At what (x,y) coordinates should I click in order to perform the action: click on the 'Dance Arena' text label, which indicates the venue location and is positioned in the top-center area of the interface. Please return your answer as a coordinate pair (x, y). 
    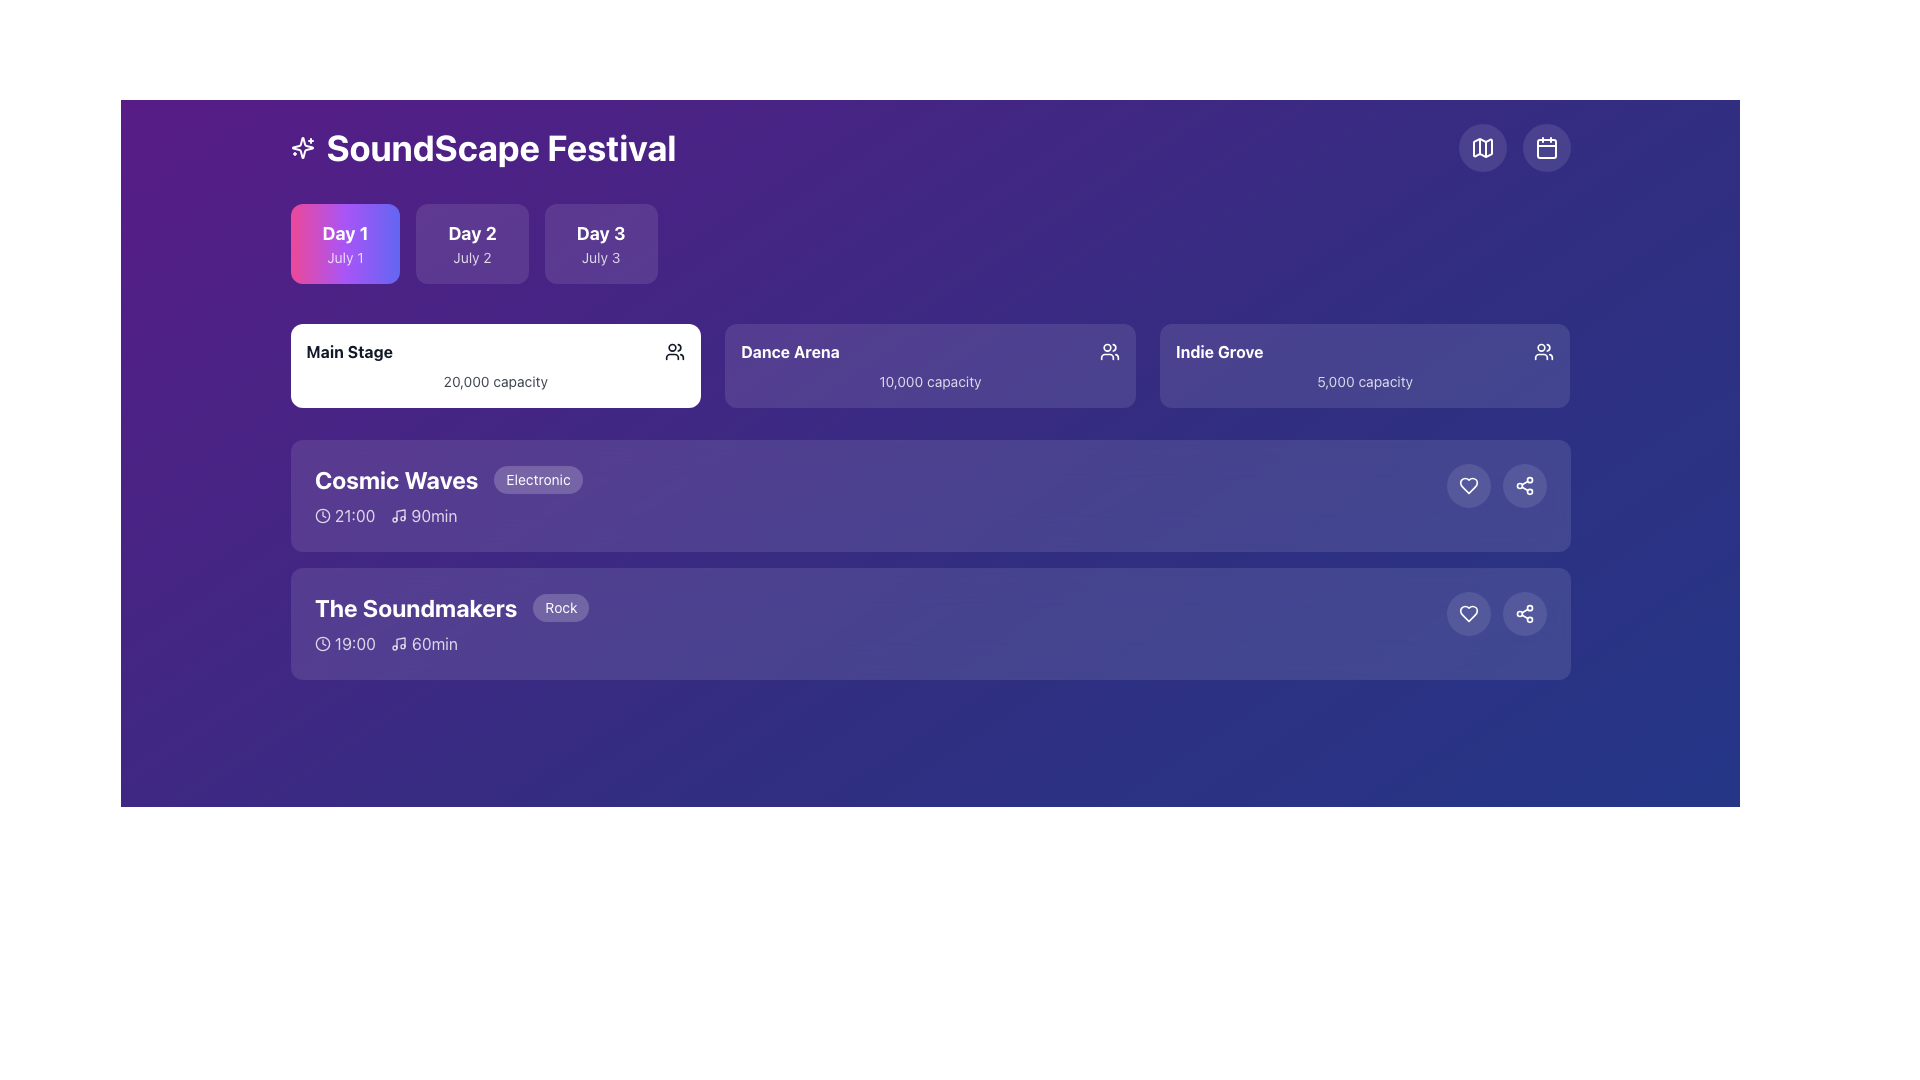
    Looking at the image, I should click on (789, 350).